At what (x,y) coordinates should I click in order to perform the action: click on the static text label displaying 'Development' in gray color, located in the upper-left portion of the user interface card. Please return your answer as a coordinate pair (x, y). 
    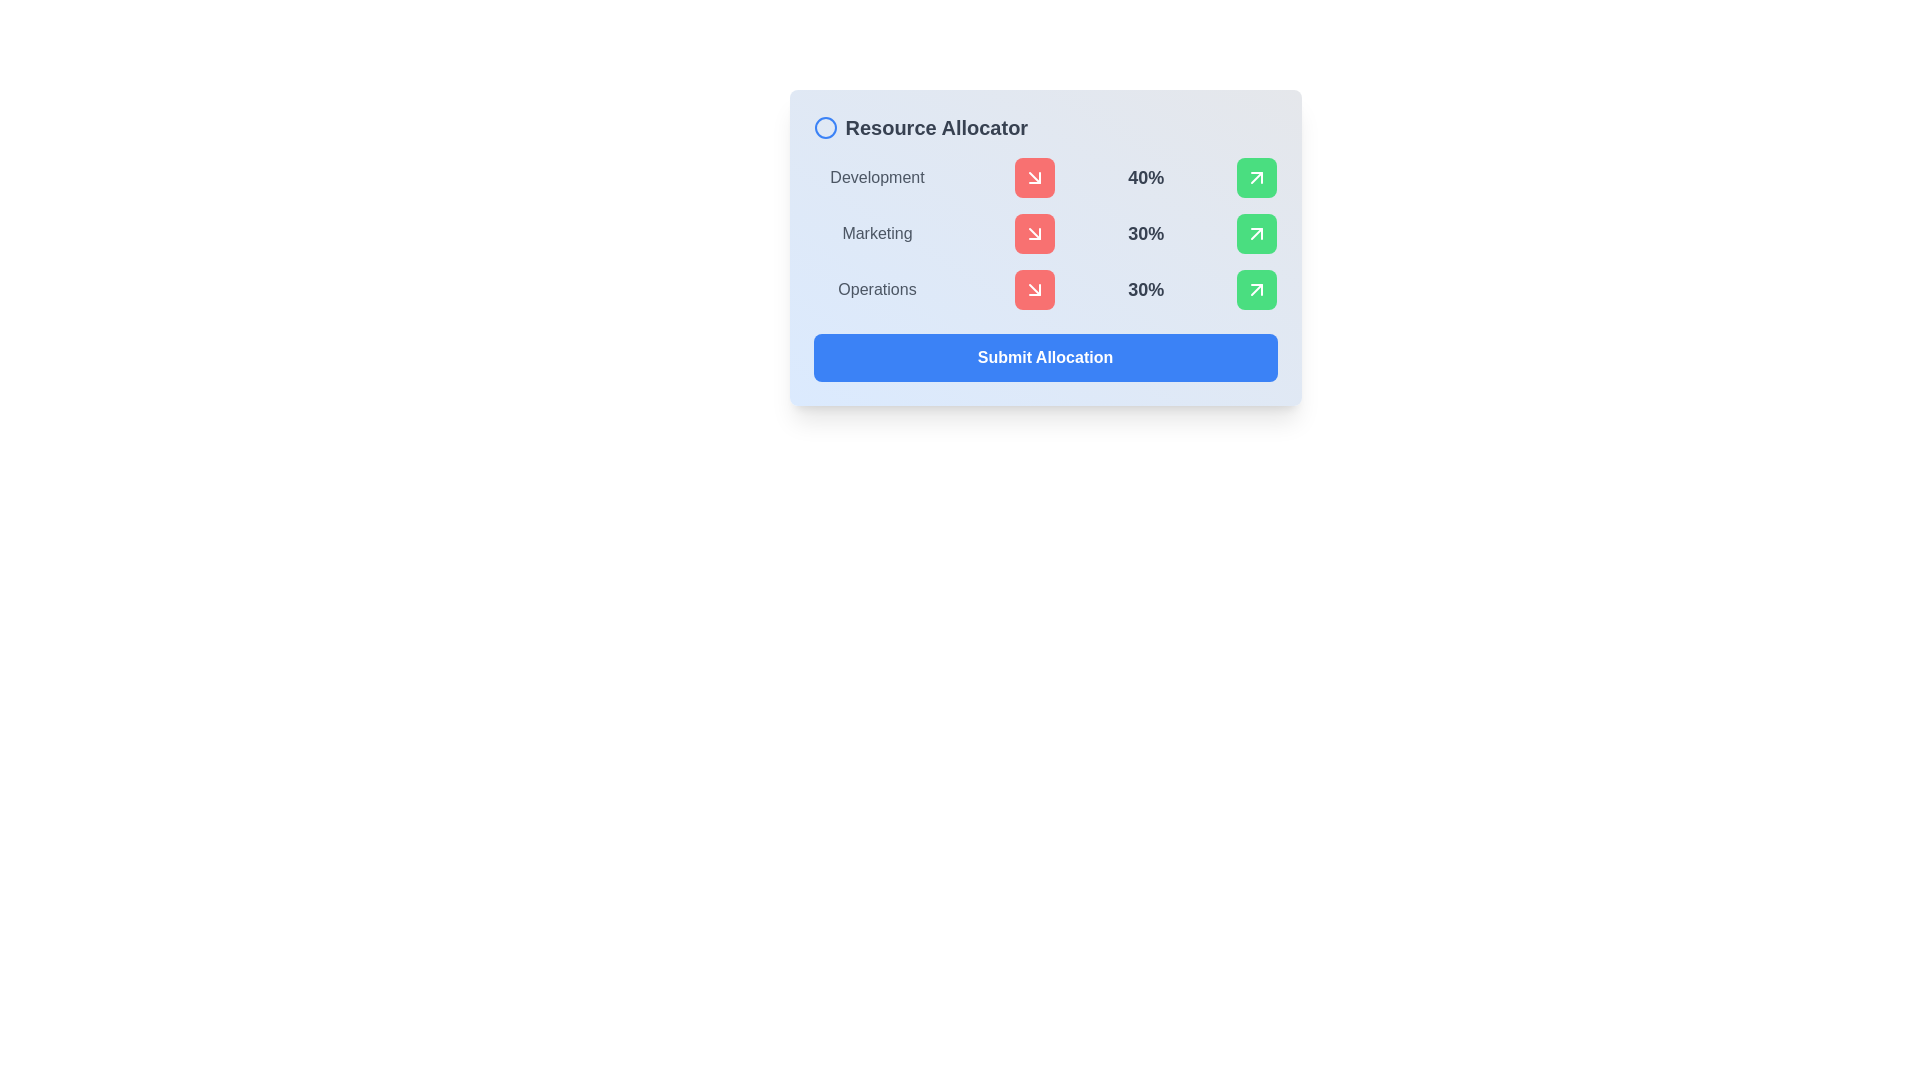
    Looking at the image, I should click on (877, 176).